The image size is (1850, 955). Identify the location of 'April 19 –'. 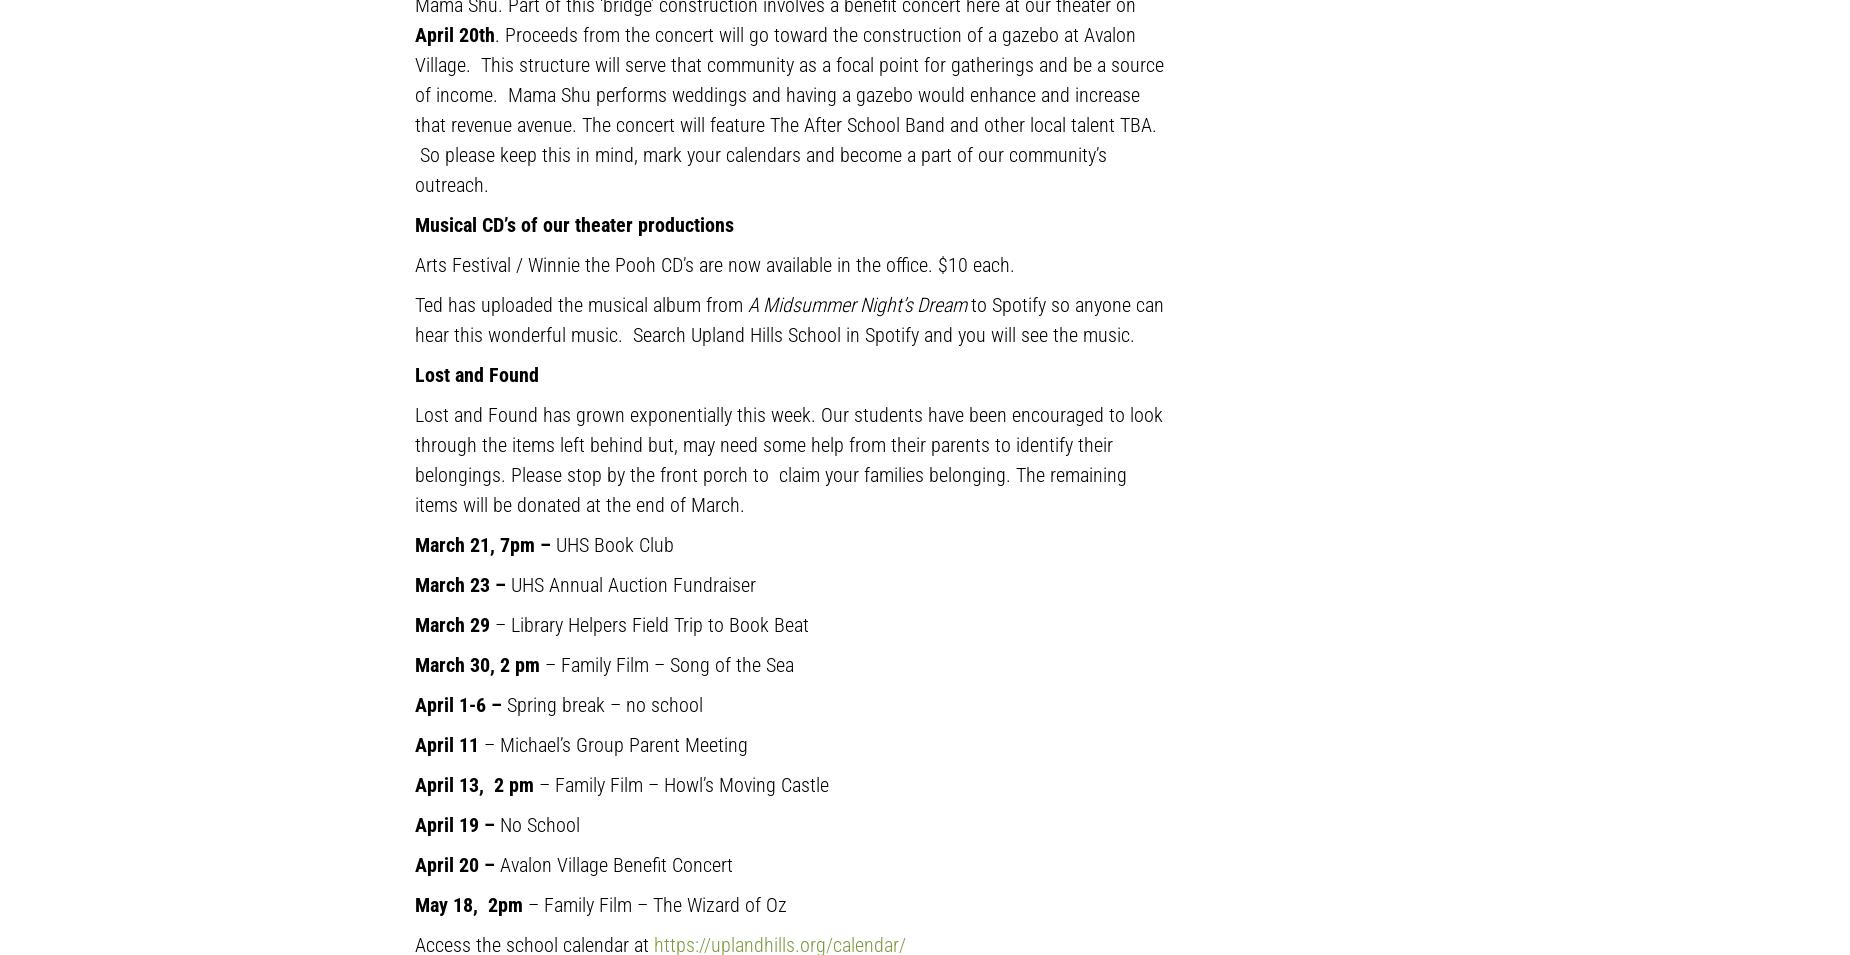
(453, 823).